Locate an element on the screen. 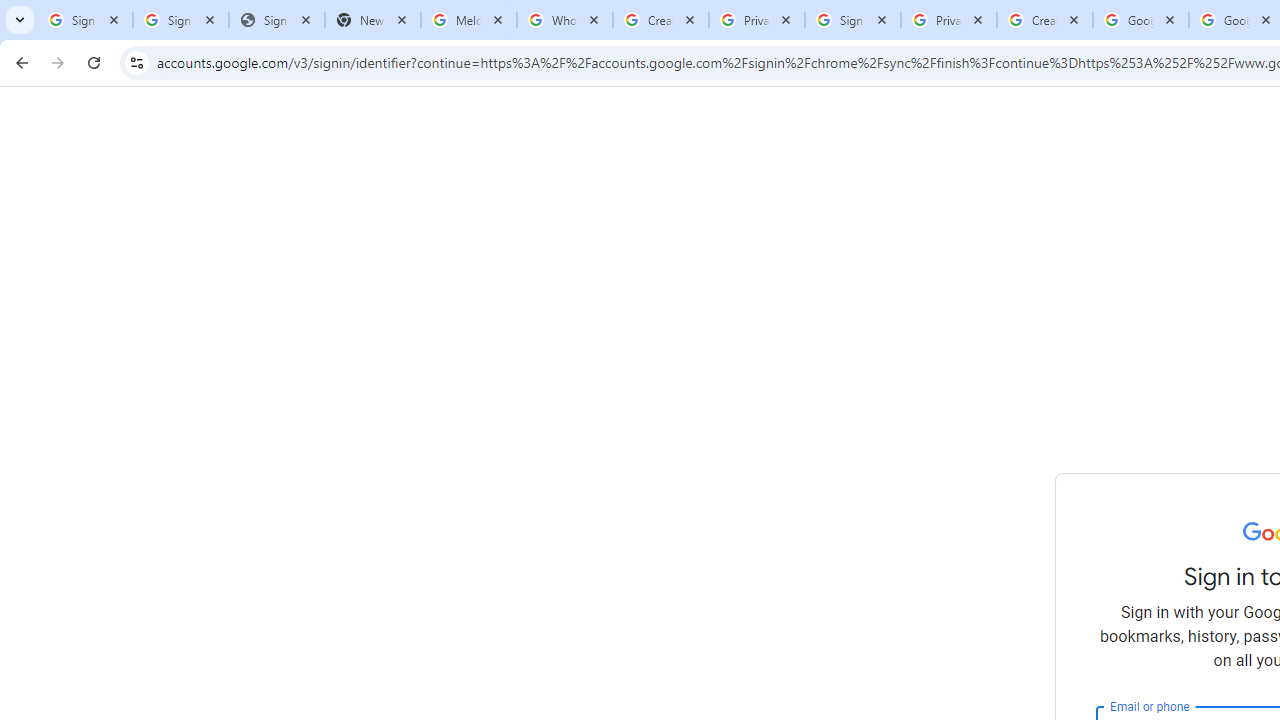 The height and width of the screenshot is (720, 1280). 'Create your Google Account' is located at coordinates (1044, 20).